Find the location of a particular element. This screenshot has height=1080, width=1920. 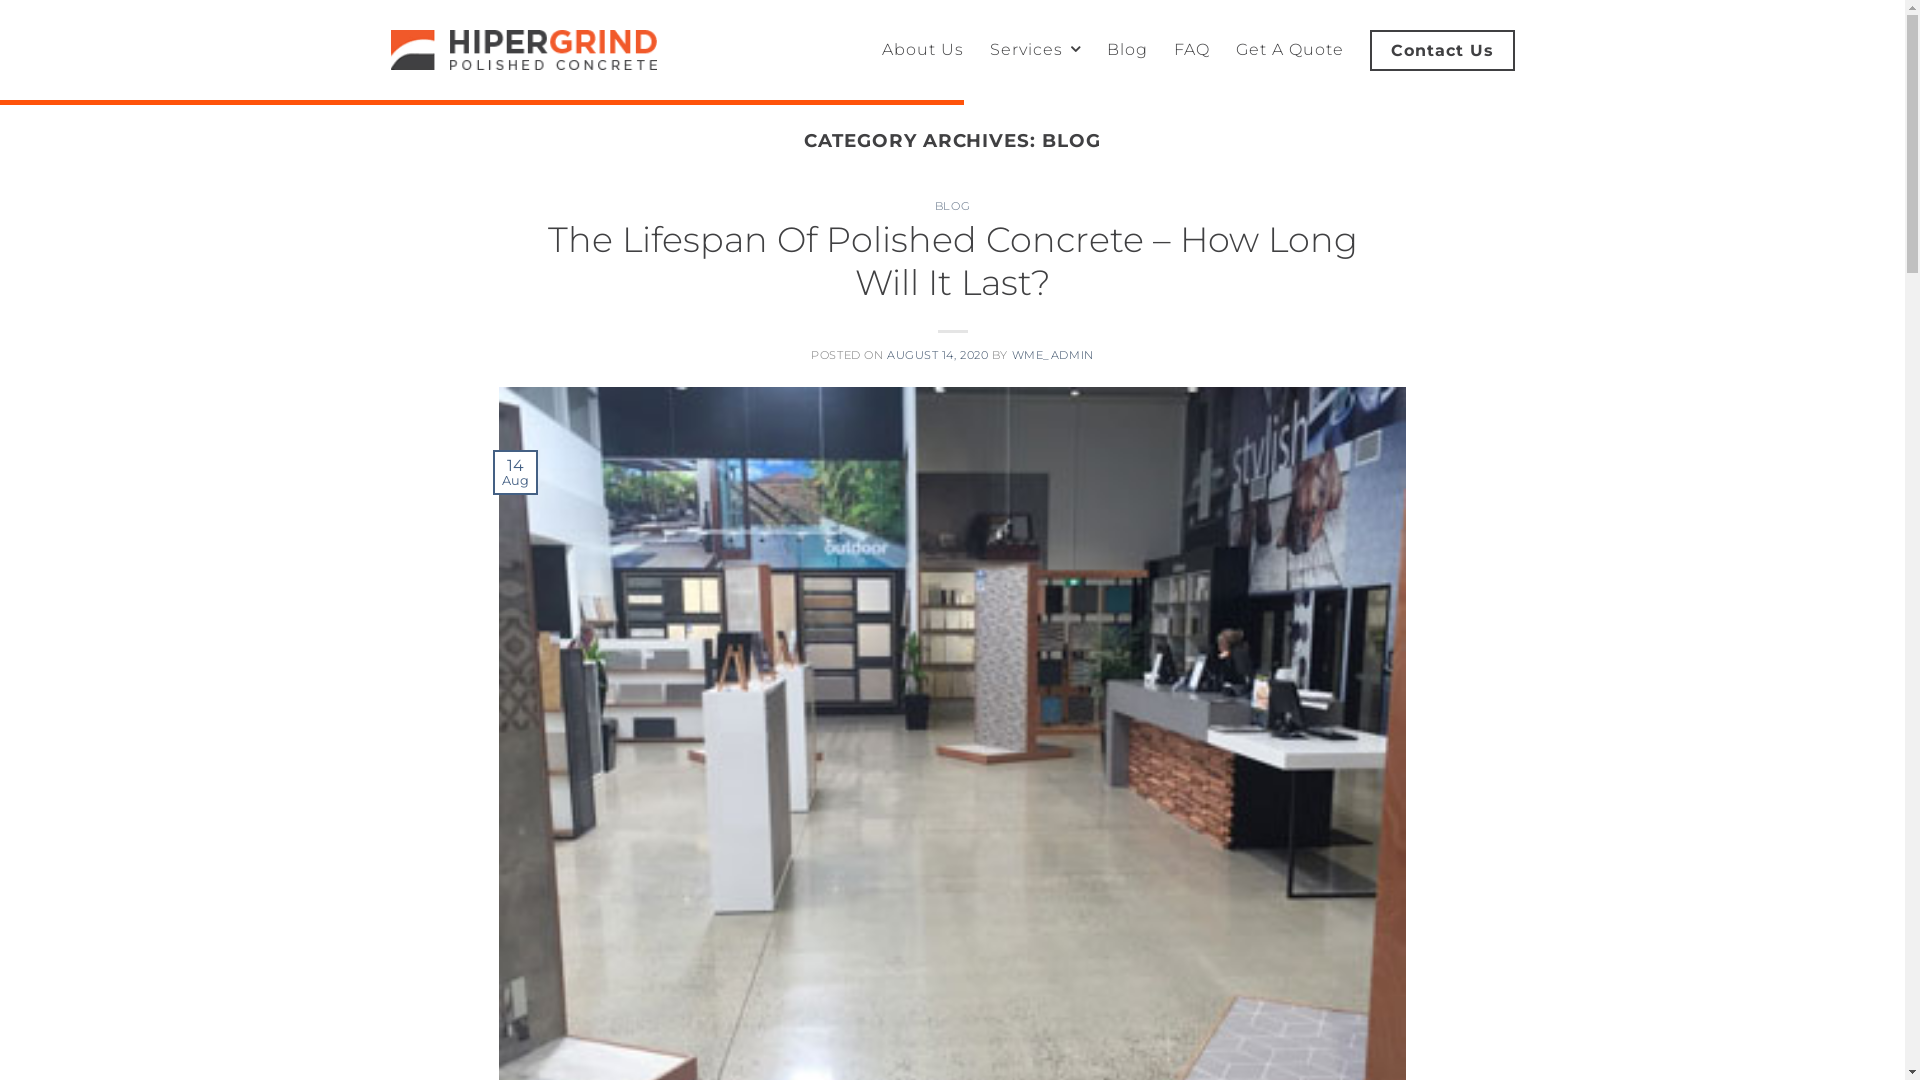

'WME_ADMIN' is located at coordinates (1051, 353).